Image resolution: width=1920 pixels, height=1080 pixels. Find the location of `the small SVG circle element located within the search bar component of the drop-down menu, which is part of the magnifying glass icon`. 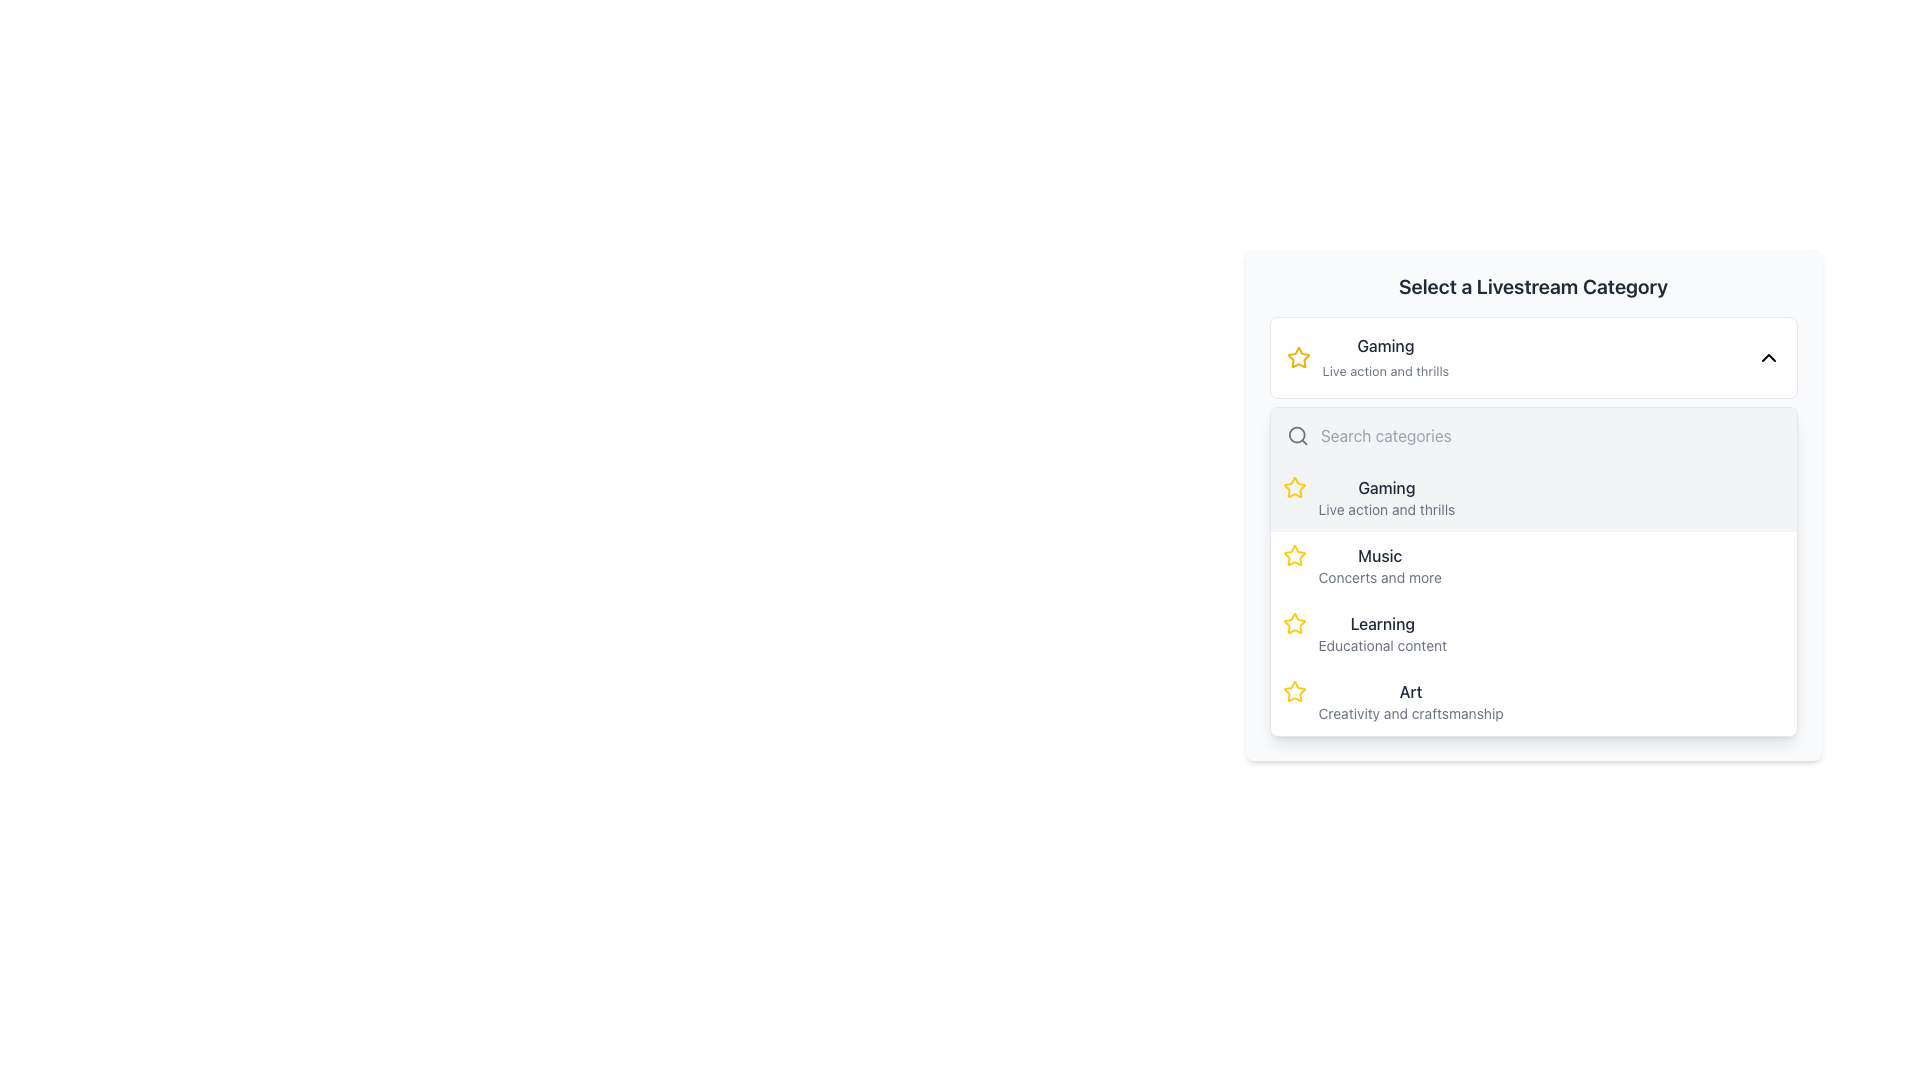

the small SVG circle element located within the search bar component of the drop-down menu, which is part of the magnifying glass icon is located at coordinates (1296, 434).